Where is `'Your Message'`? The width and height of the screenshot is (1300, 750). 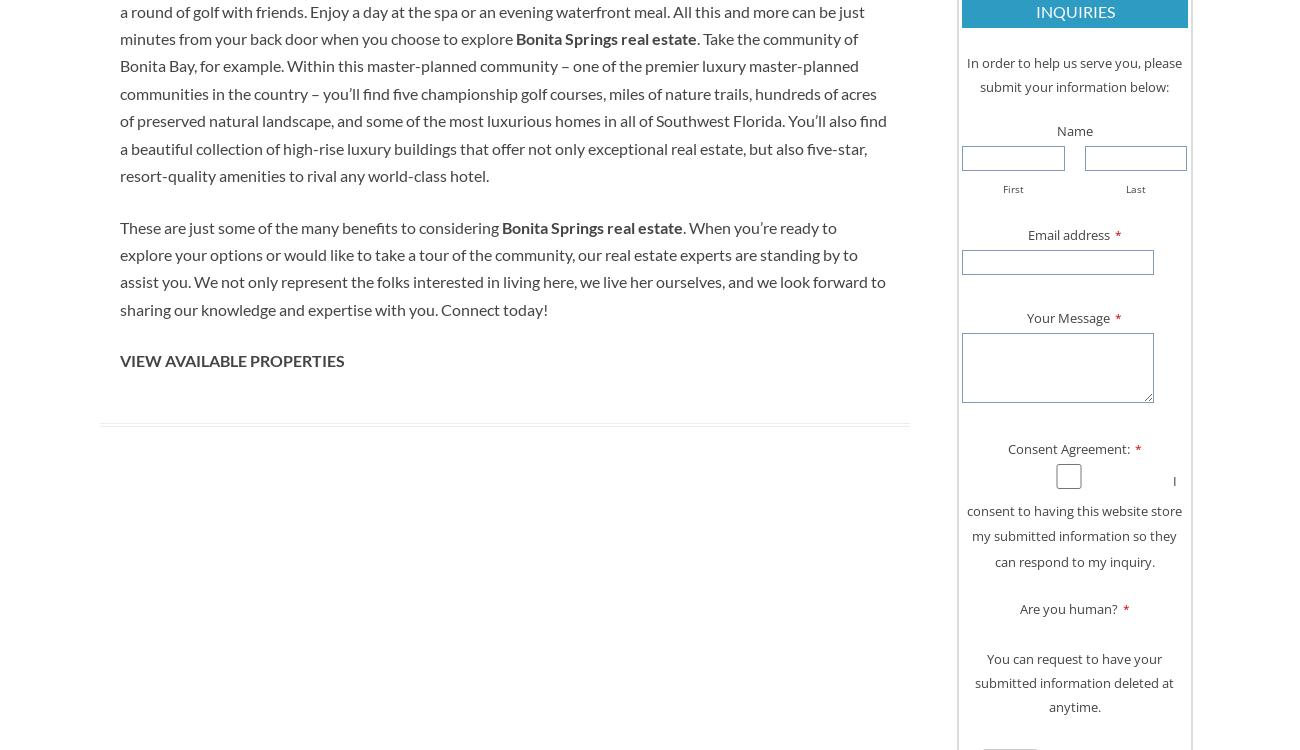
'Your Message' is located at coordinates (1026, 317).